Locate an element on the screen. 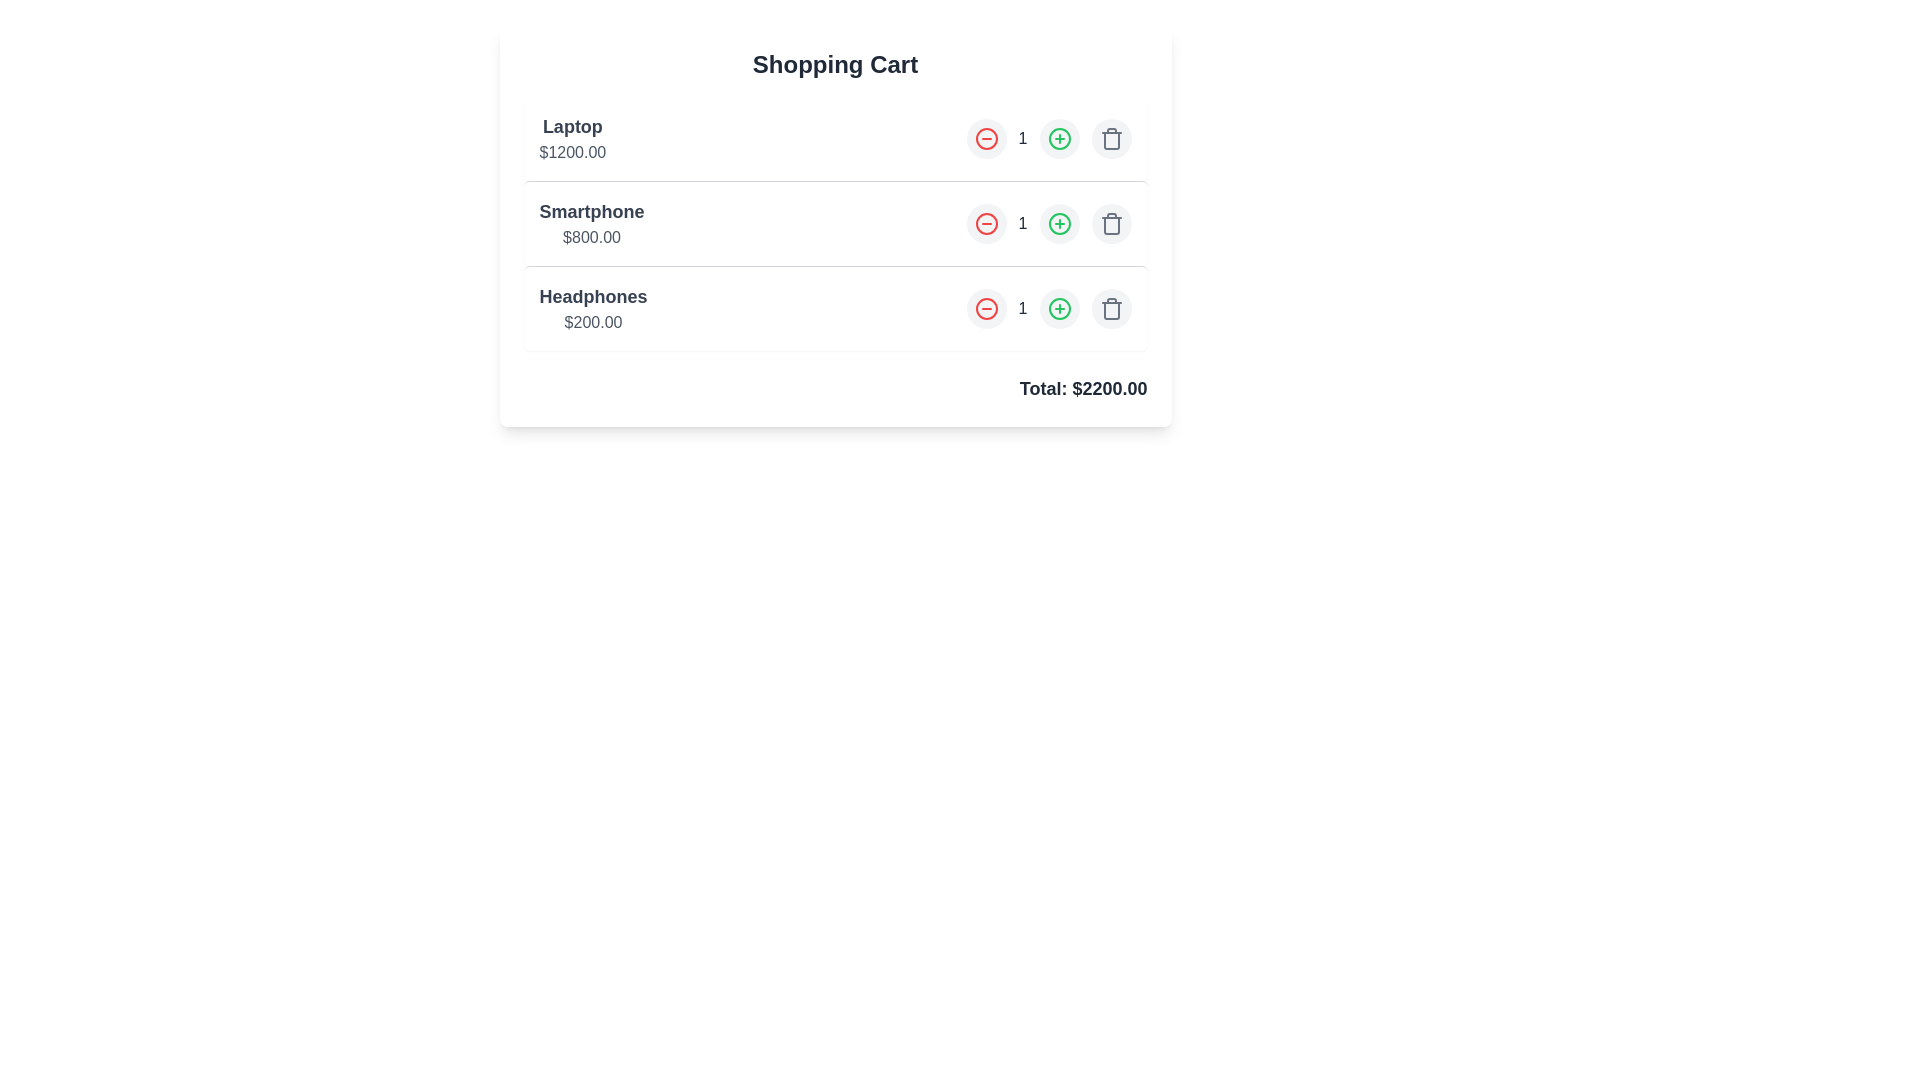 The image size is (1920, 1080). the trash icon to remove the item Headphones from the cart is located at coordinates (1110, 308).